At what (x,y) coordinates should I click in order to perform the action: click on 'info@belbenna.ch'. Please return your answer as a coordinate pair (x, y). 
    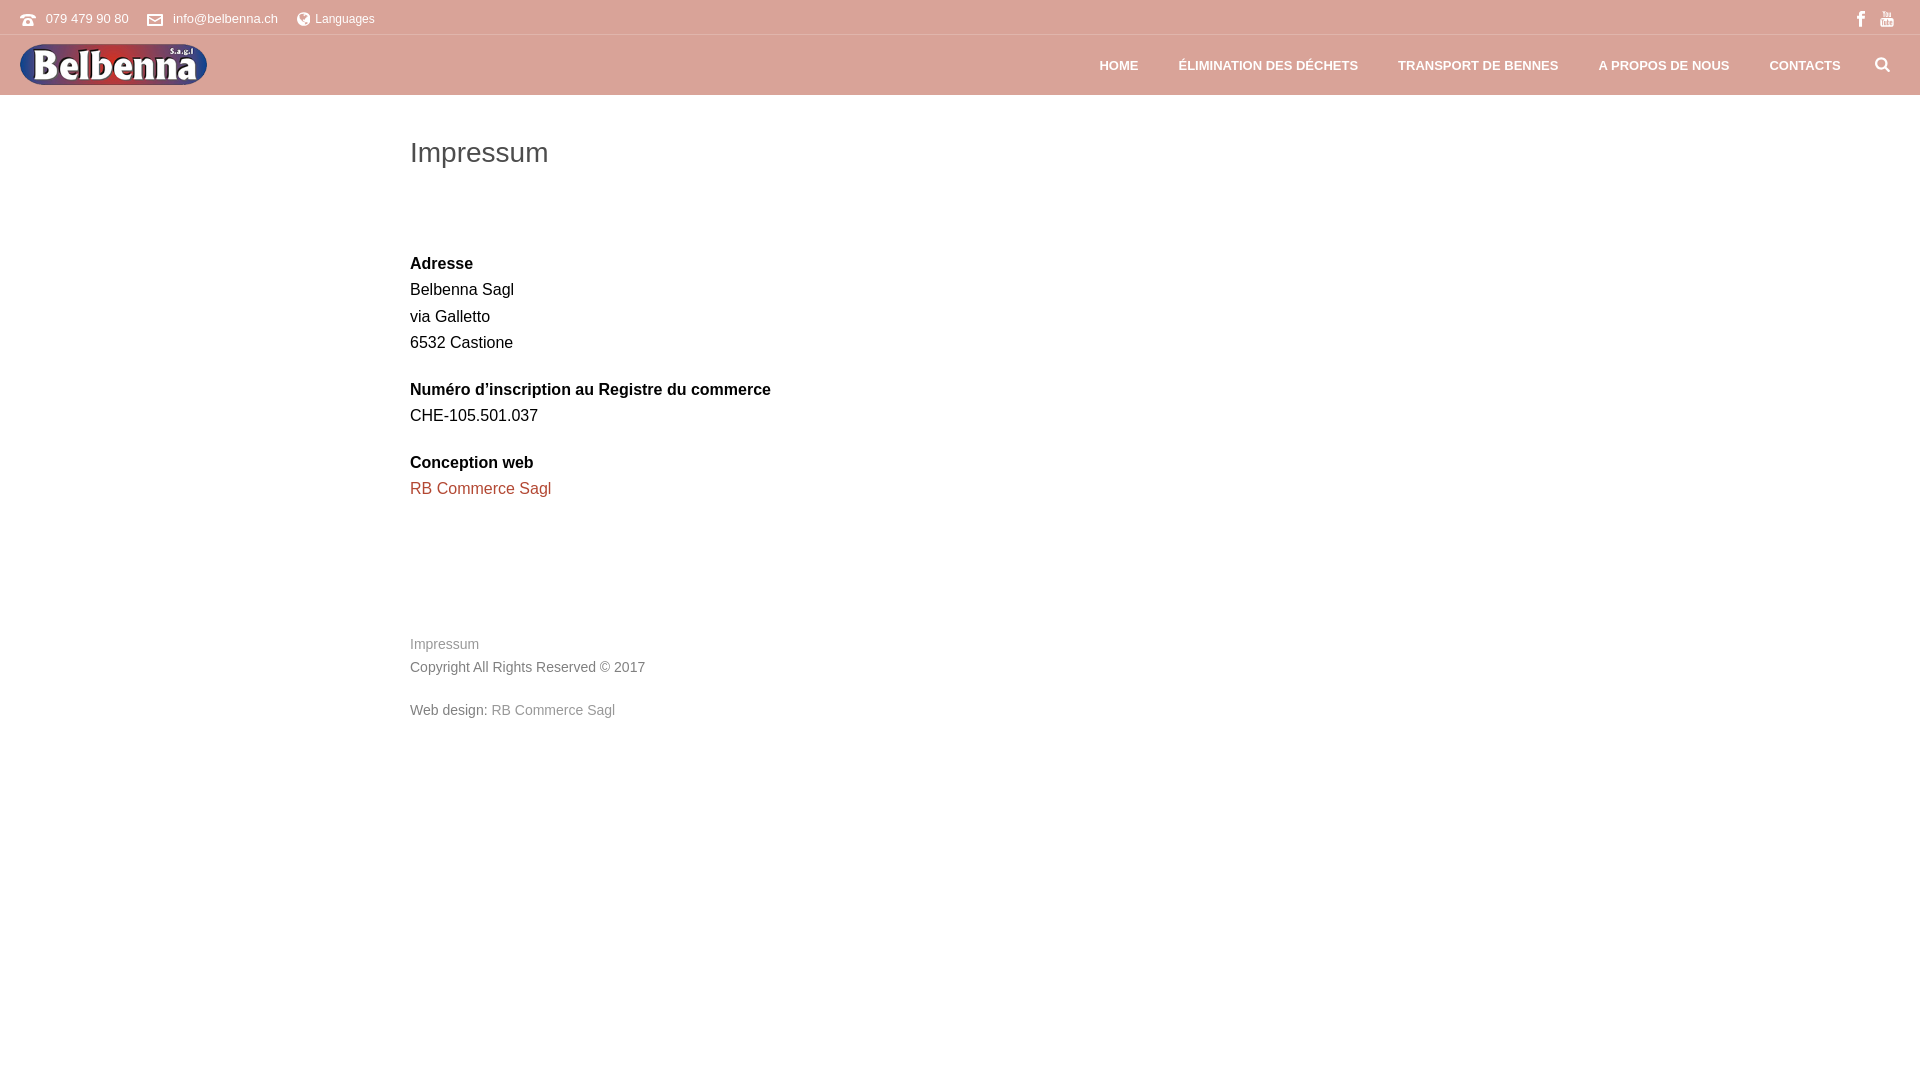
    Looking at the image, I should click on (225, 18).